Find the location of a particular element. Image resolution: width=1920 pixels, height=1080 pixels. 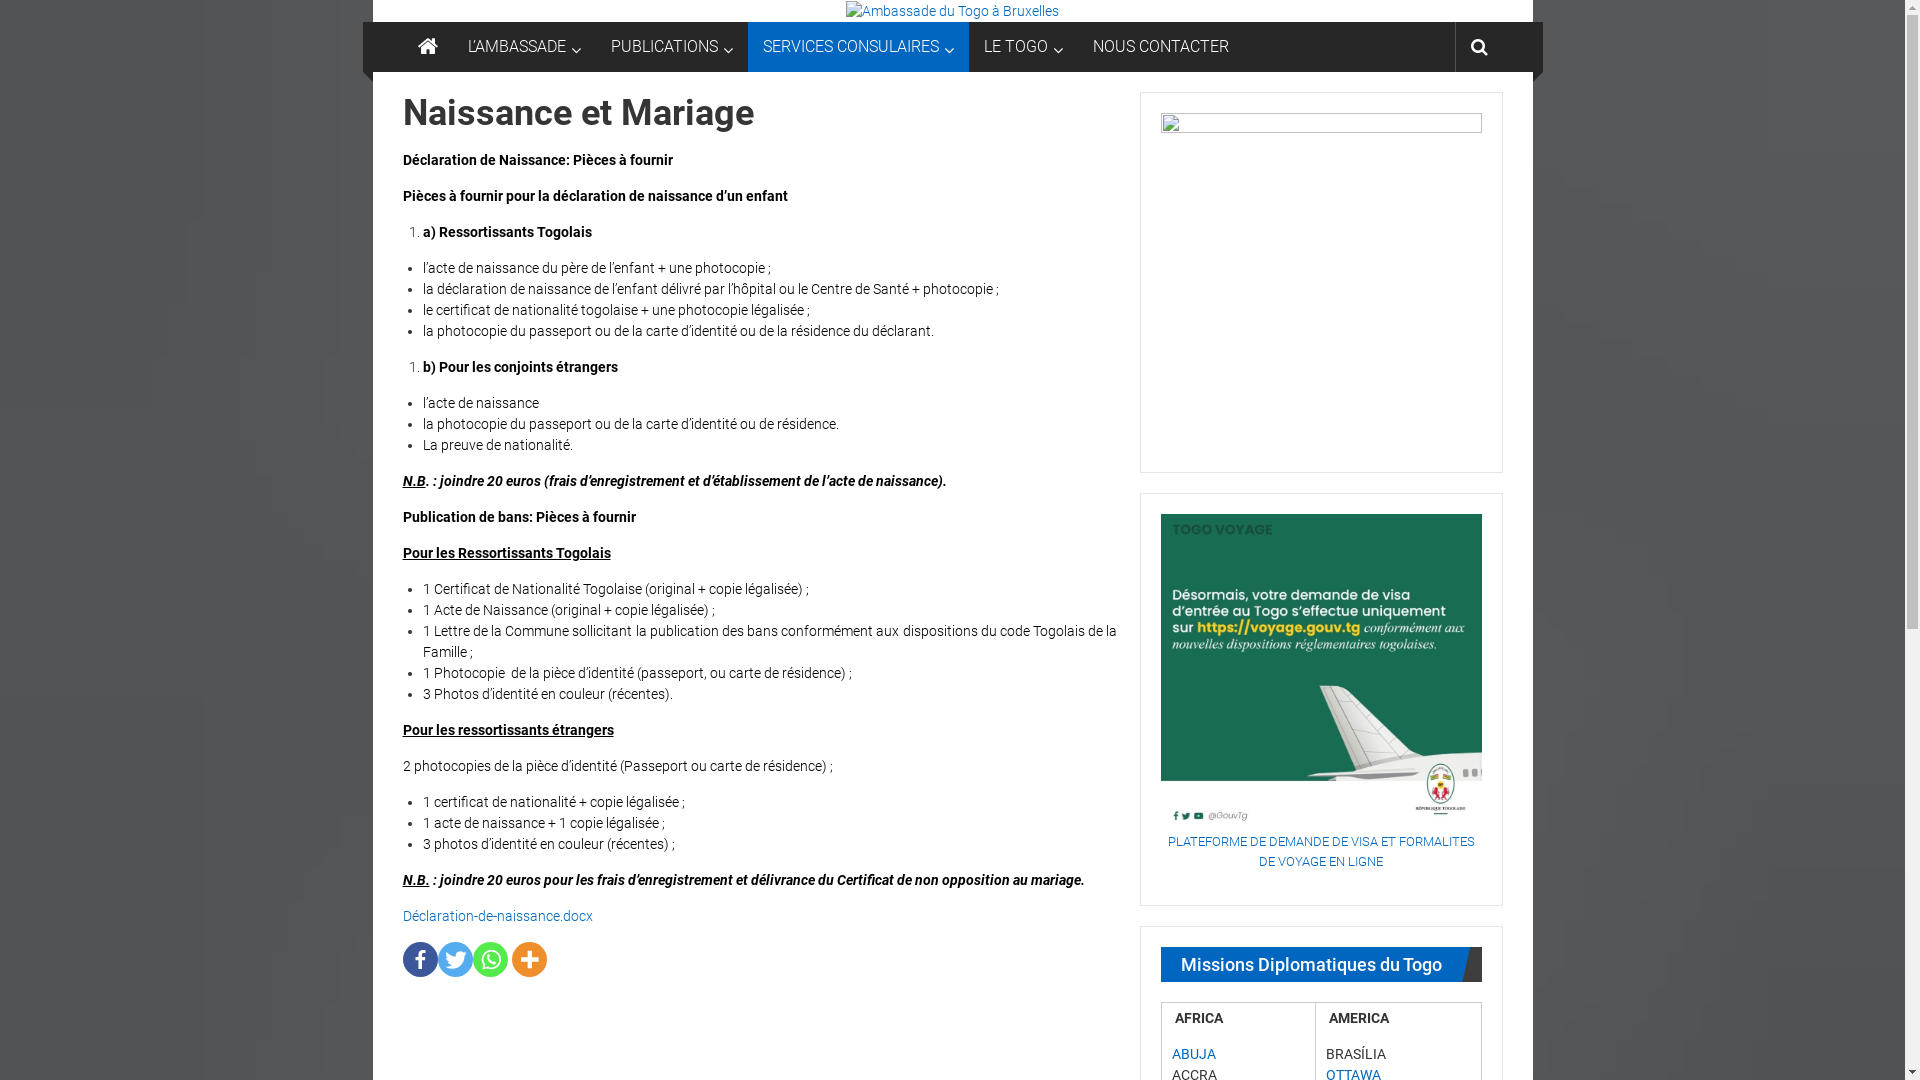

'ABUJA' is located at coordinates (1194, 1052).